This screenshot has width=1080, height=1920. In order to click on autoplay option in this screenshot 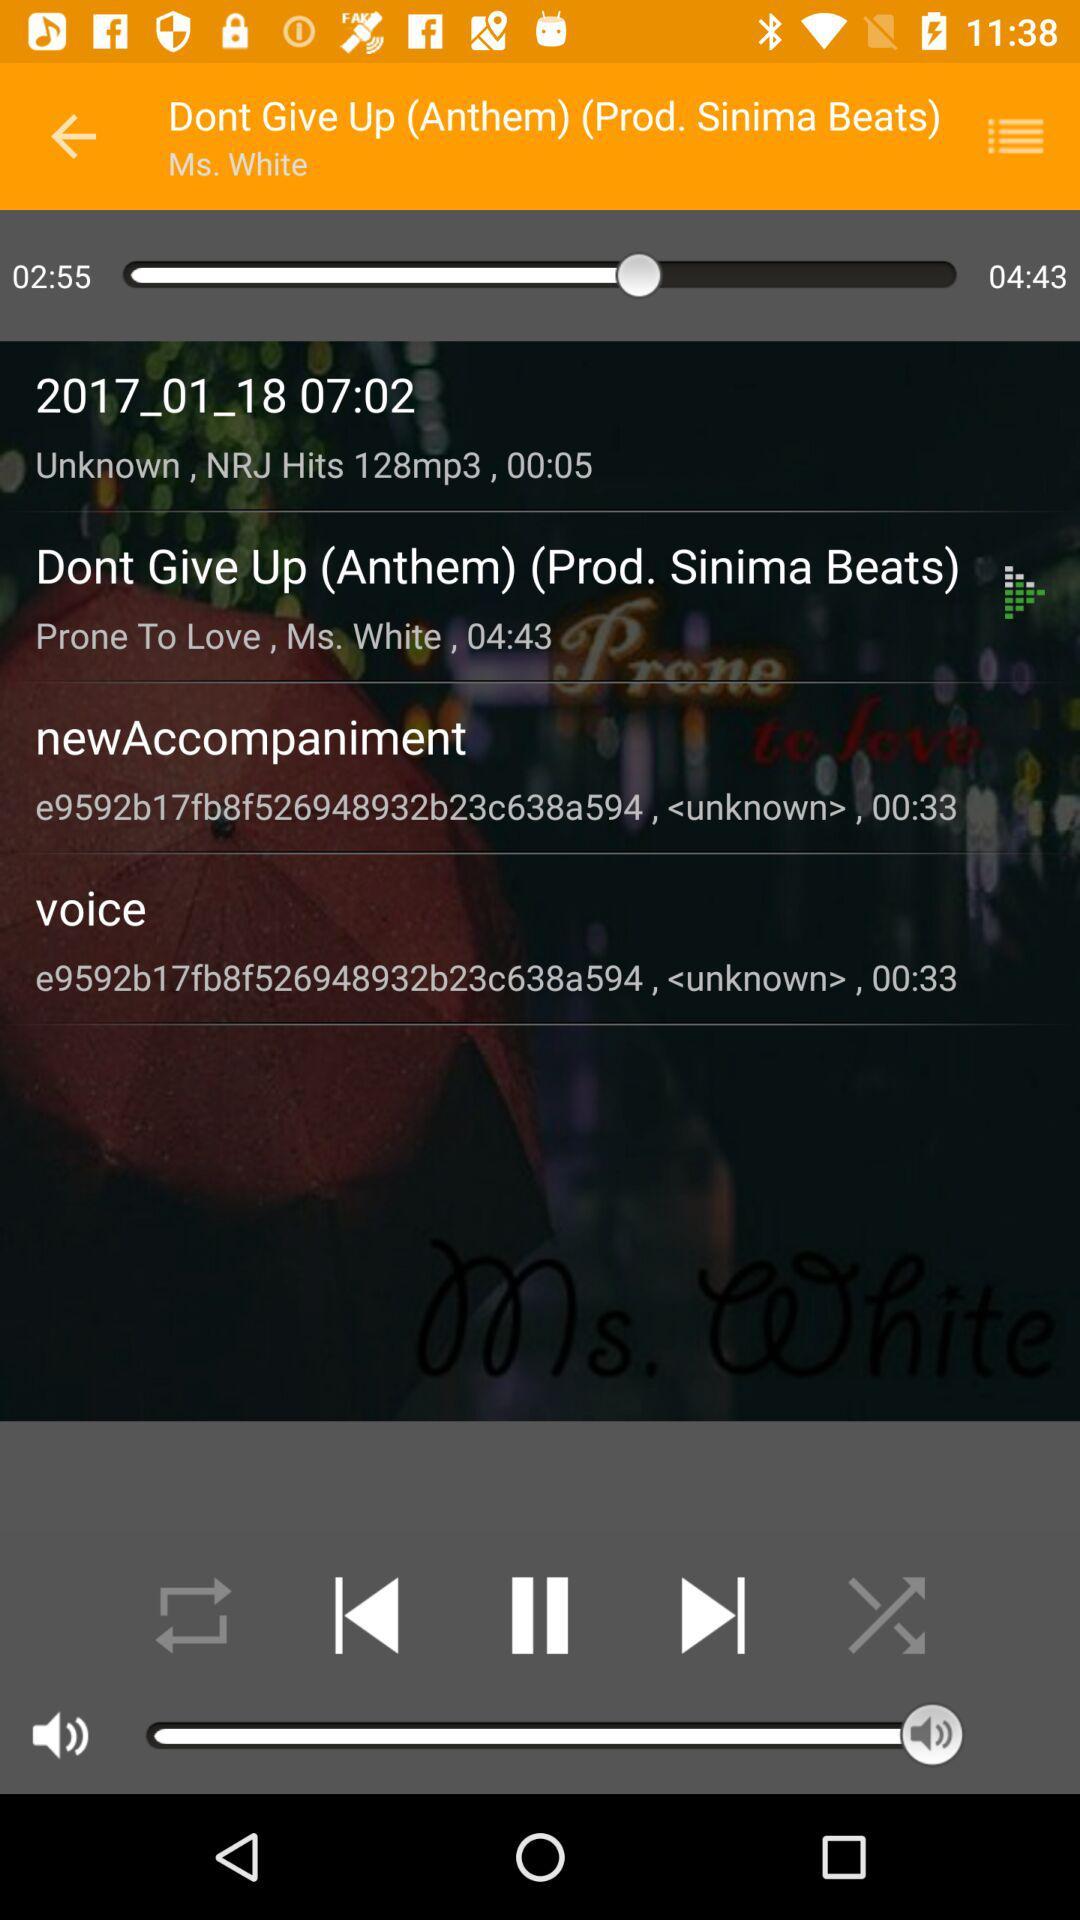, I will do `click(193, 1615)`.